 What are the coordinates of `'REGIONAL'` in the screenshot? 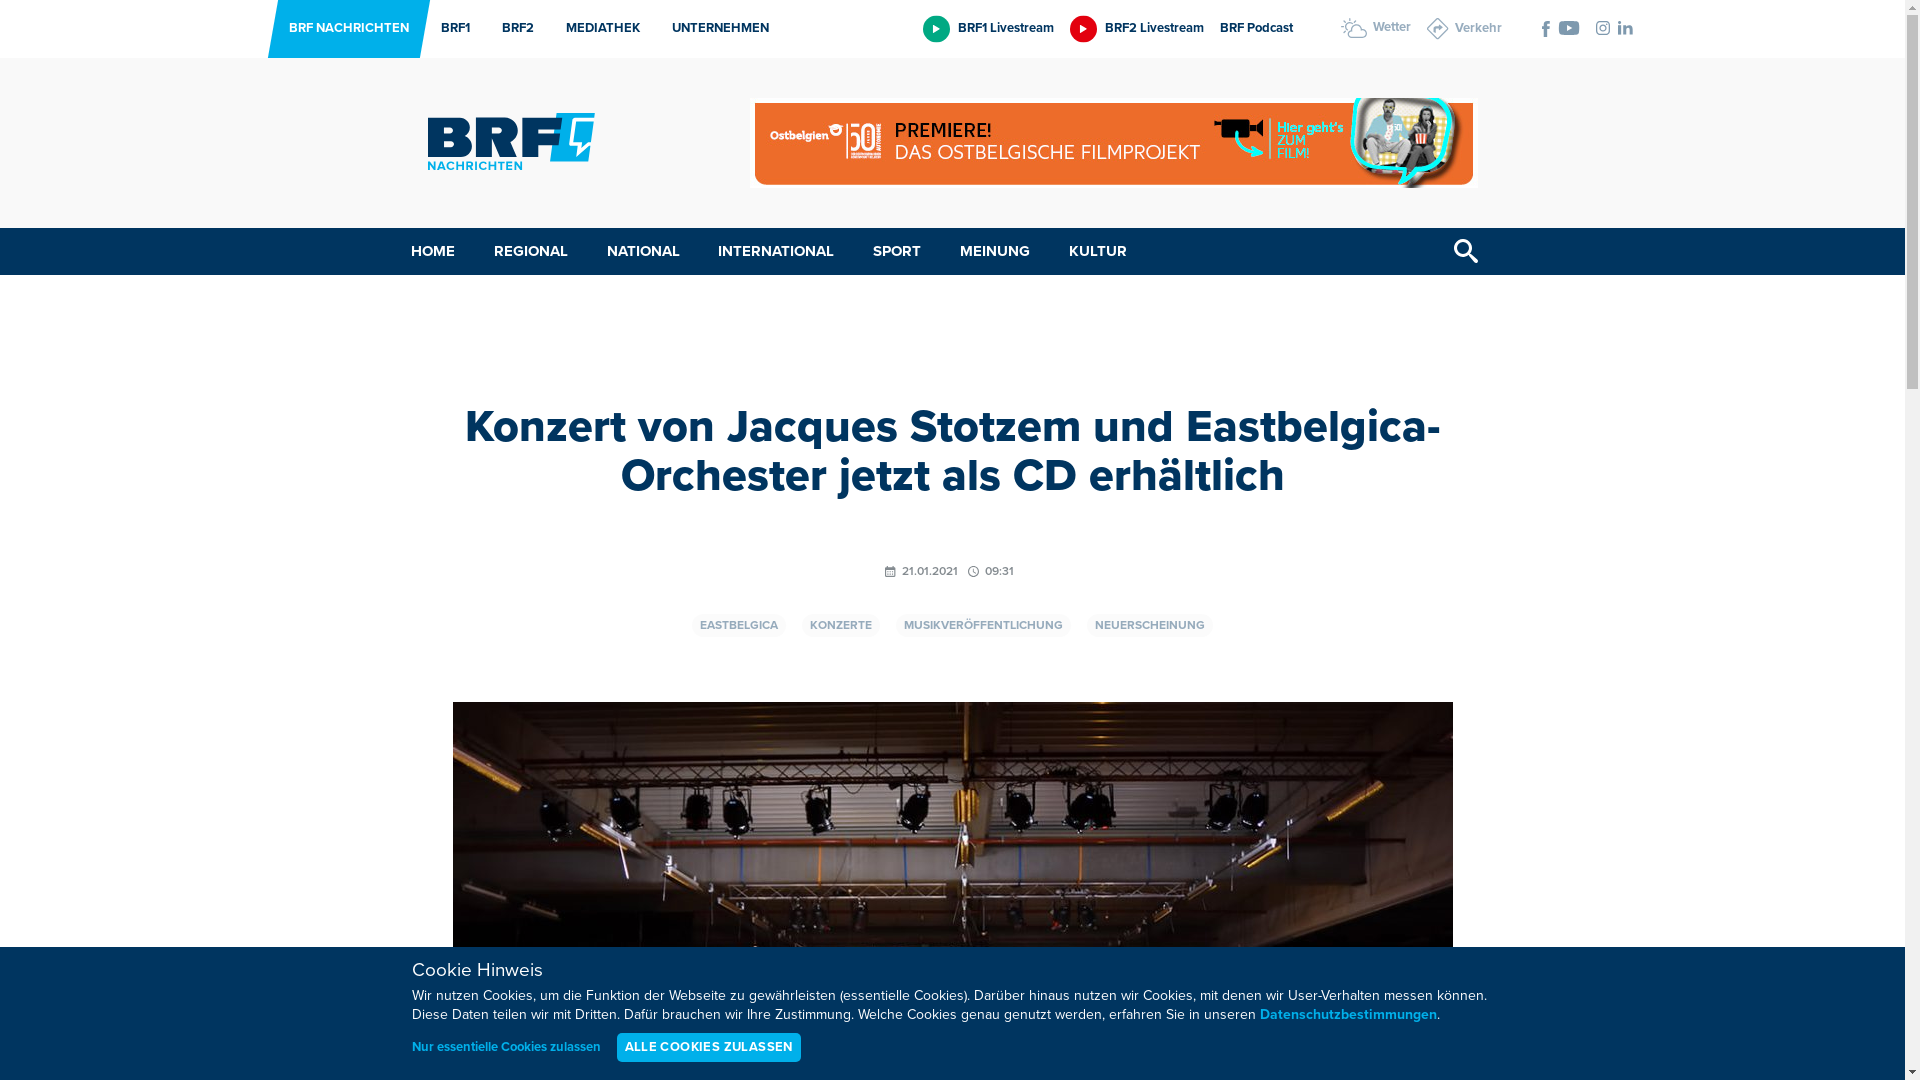 It's located at (485, 250).